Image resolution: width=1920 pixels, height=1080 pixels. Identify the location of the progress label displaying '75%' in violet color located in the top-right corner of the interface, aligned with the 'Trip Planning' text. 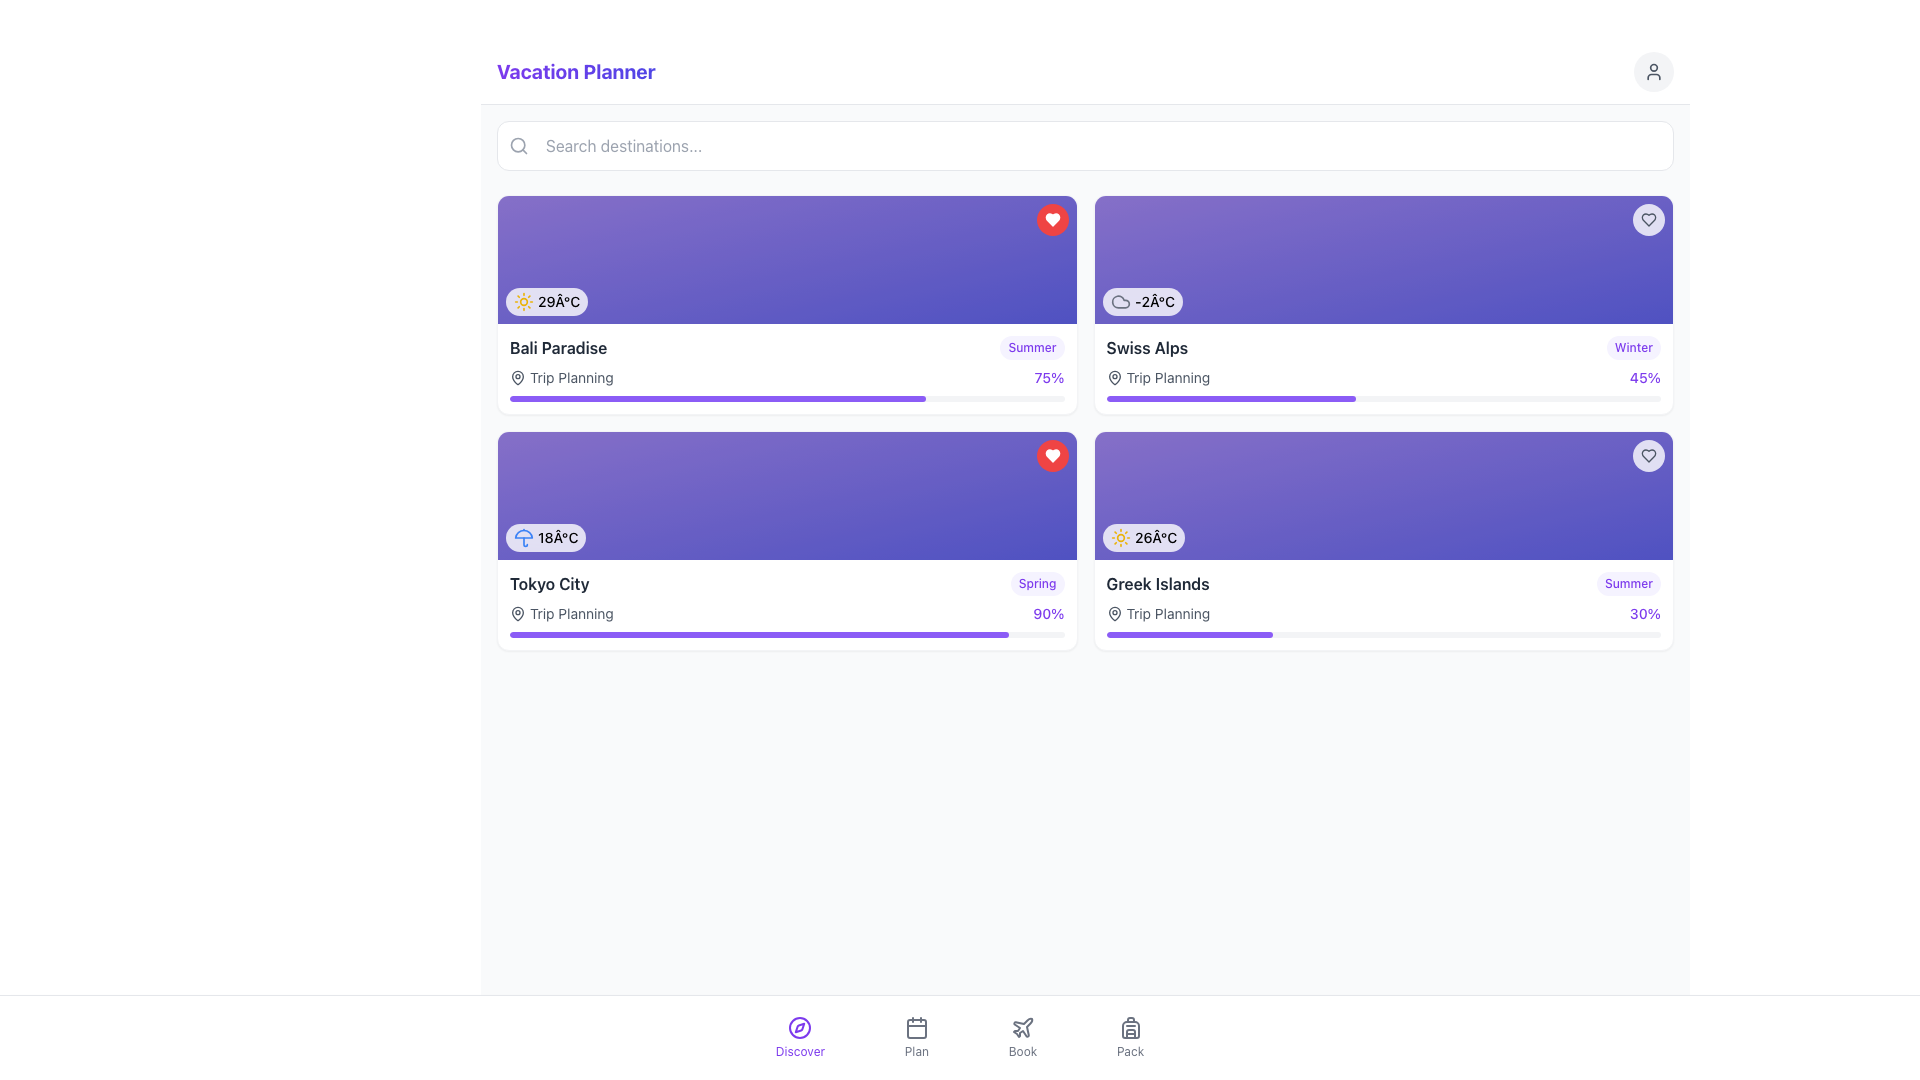
(1048, 378).